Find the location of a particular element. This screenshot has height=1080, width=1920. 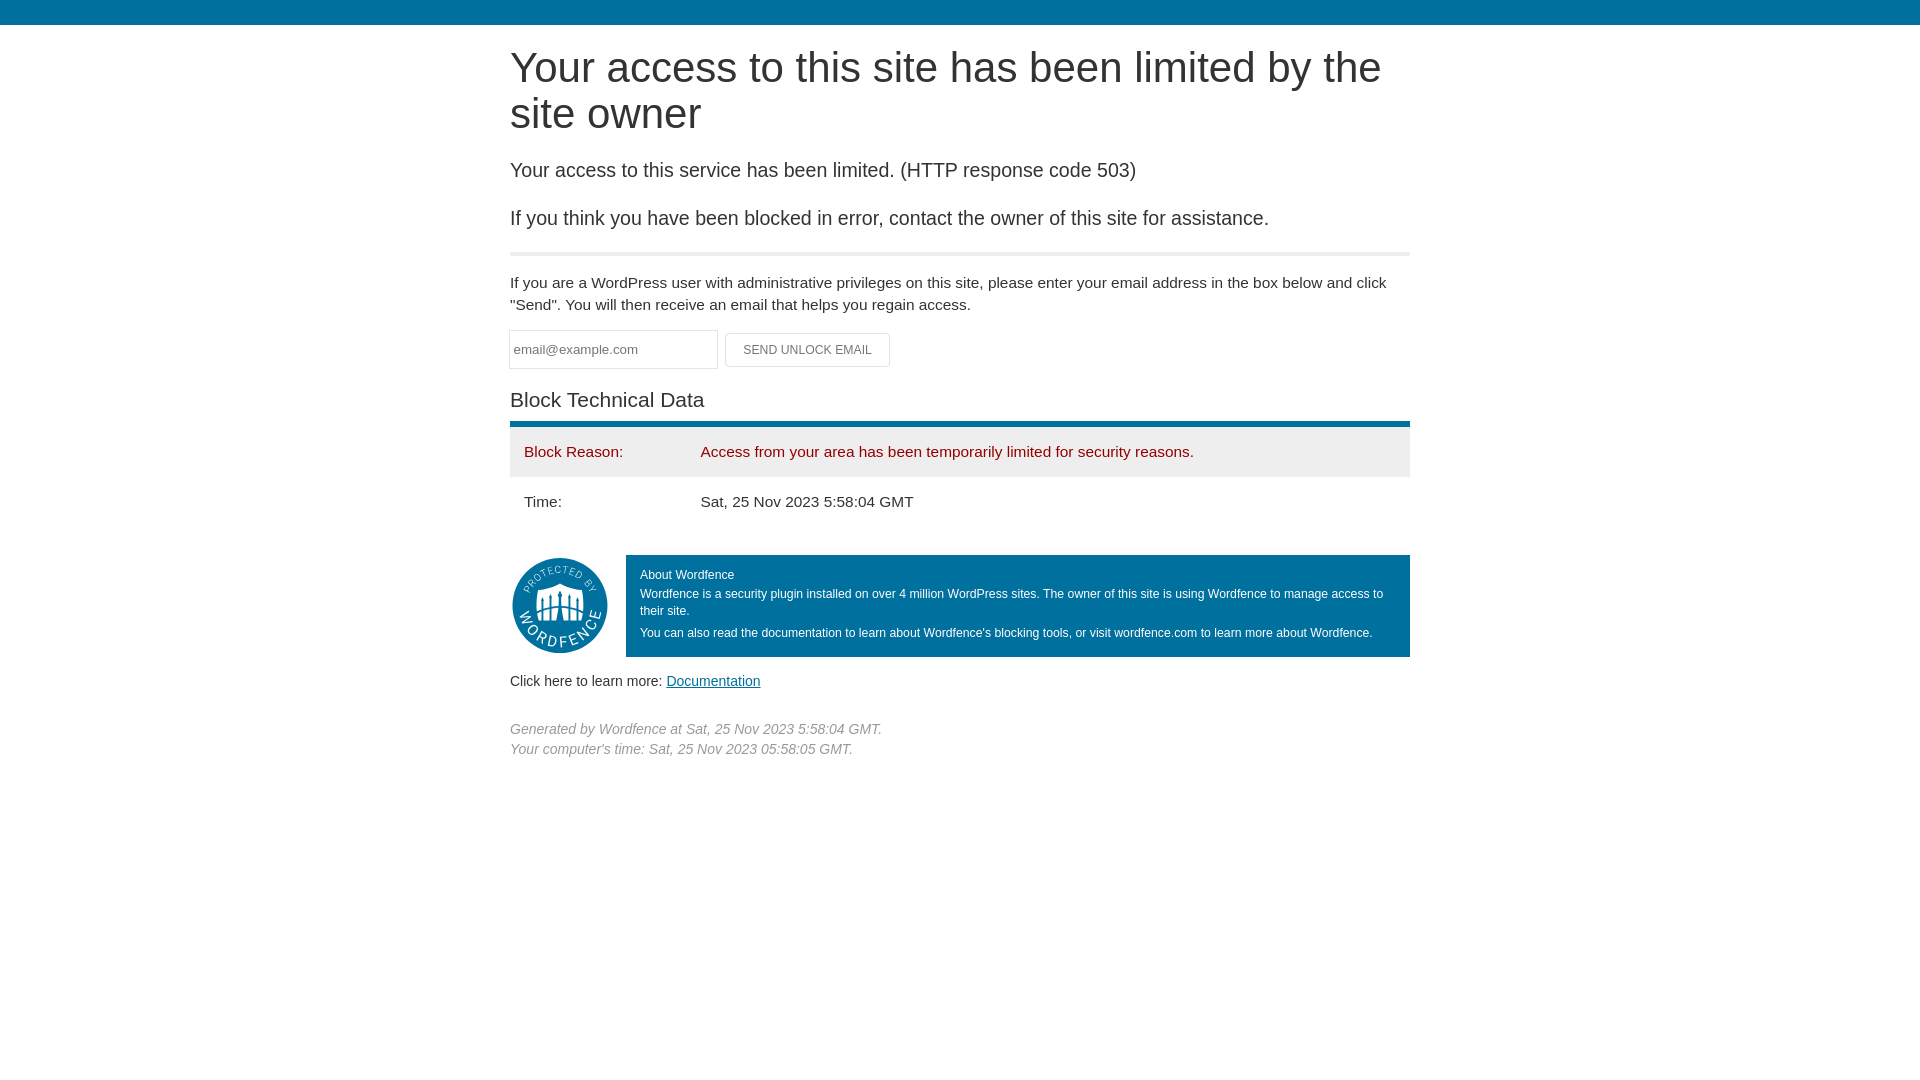

'Documentation' is located at coordinates (713, 680).